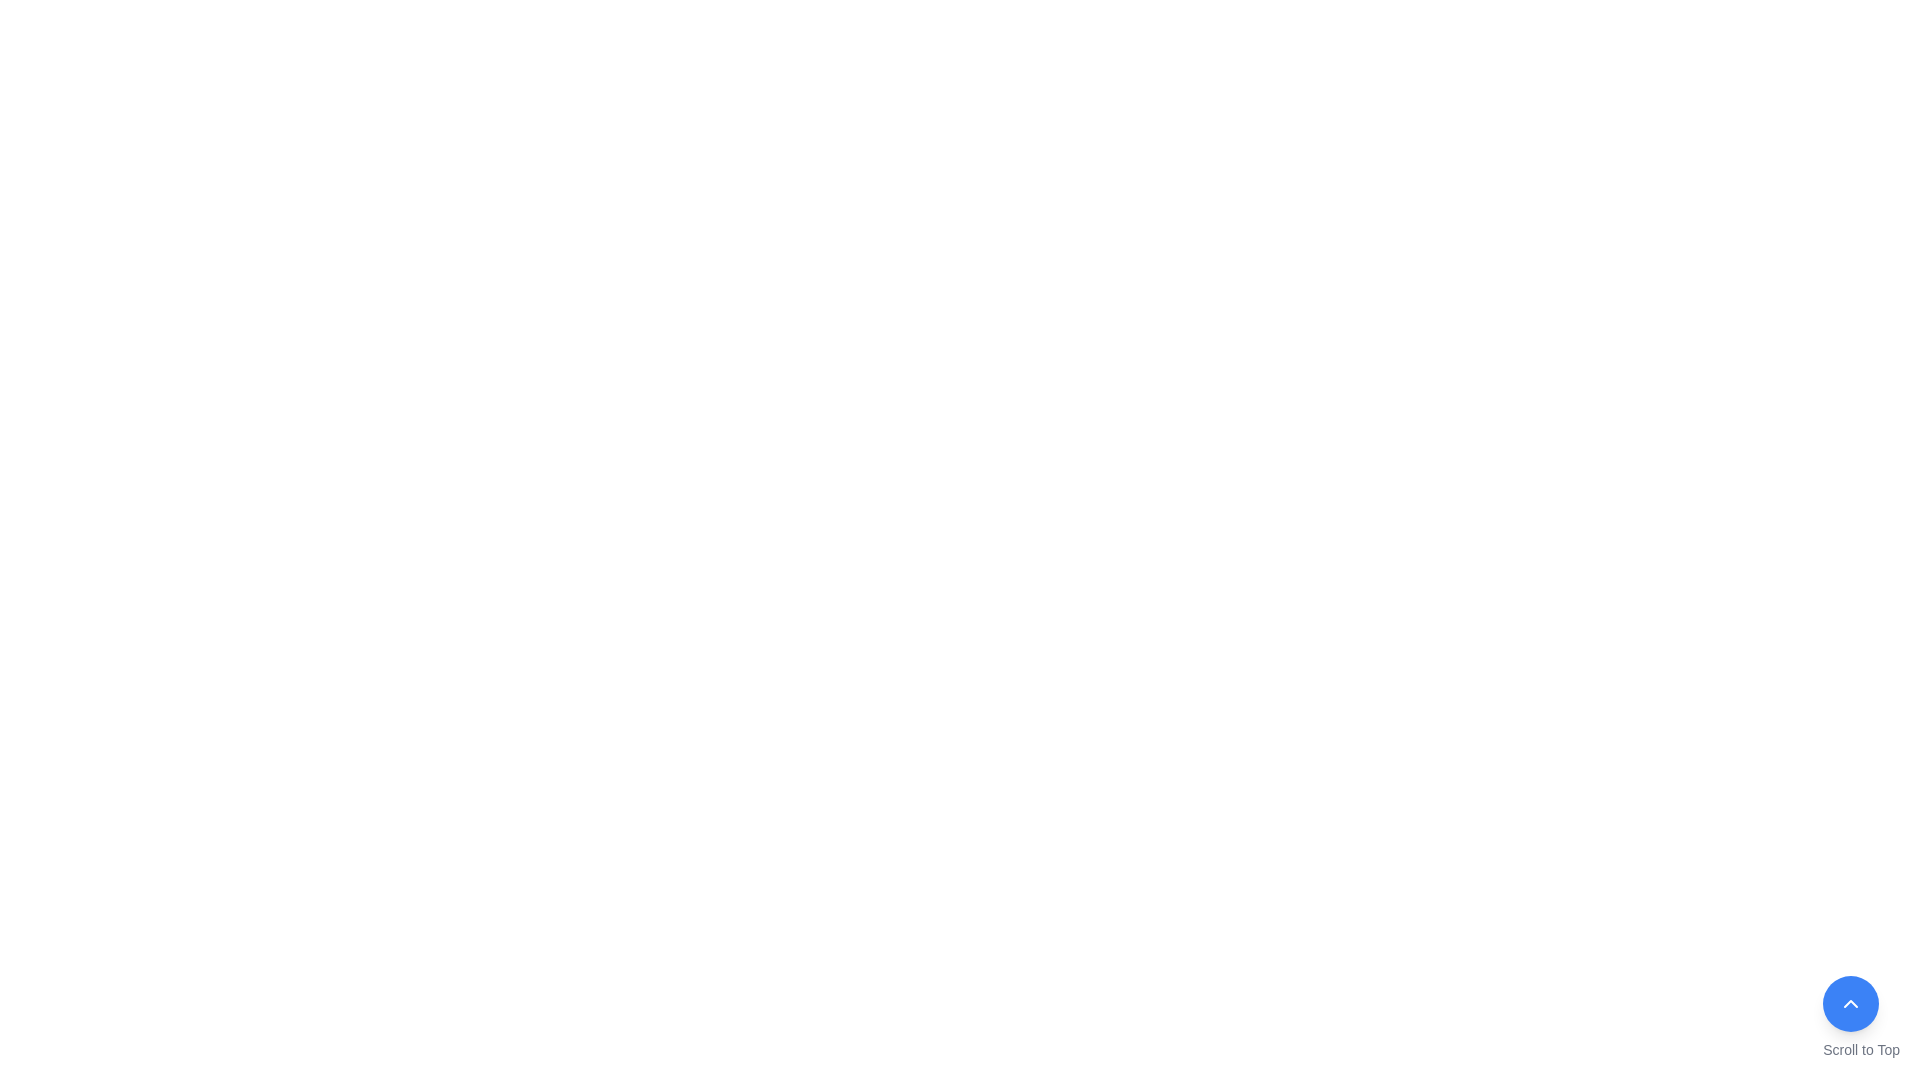  What do you see at coordinates (1860, 1018) in the screenshot?
I see `the 'Return to Top' button located in the bottom-right corner of the interface to change its background color` at bounding box center [1860, 1018].